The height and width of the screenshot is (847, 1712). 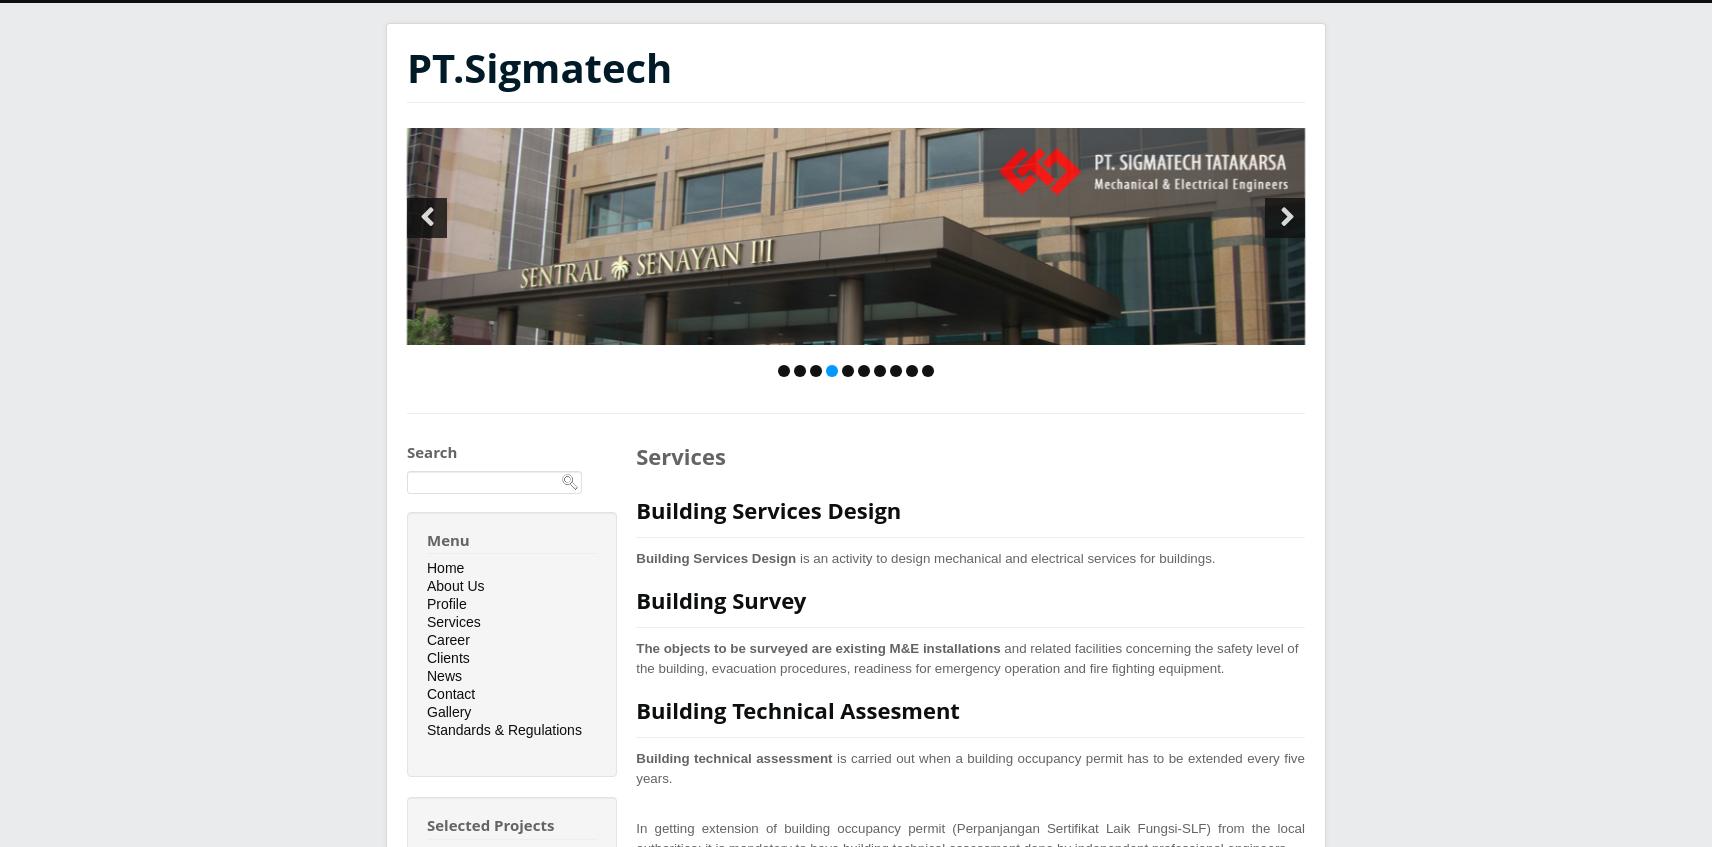 What do you see at coordinates (538, 67) in the screenshot?
I see `'PT.Sigmatech'` at bounding box center [538, 67].